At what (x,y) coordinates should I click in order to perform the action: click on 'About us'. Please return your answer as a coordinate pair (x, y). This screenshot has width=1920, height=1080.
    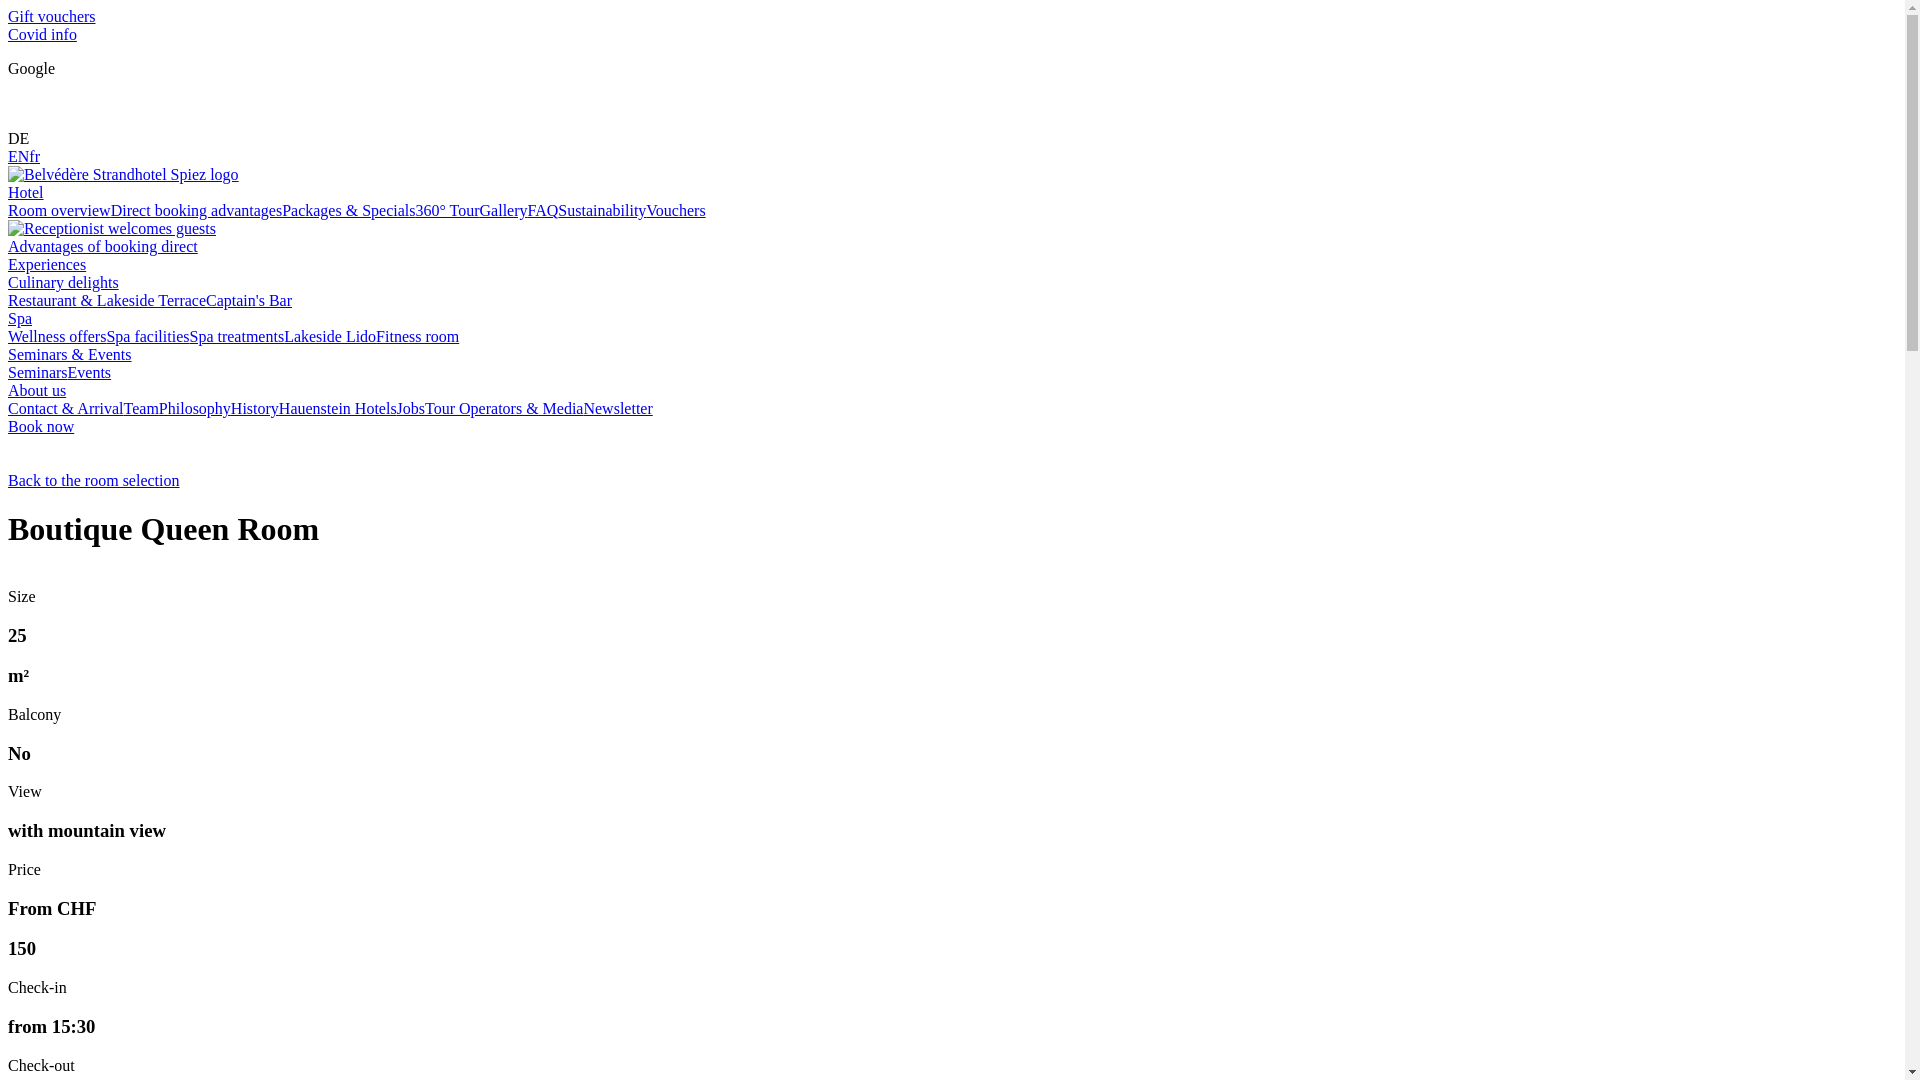
    Looking at the image, I should click on (8, 390).